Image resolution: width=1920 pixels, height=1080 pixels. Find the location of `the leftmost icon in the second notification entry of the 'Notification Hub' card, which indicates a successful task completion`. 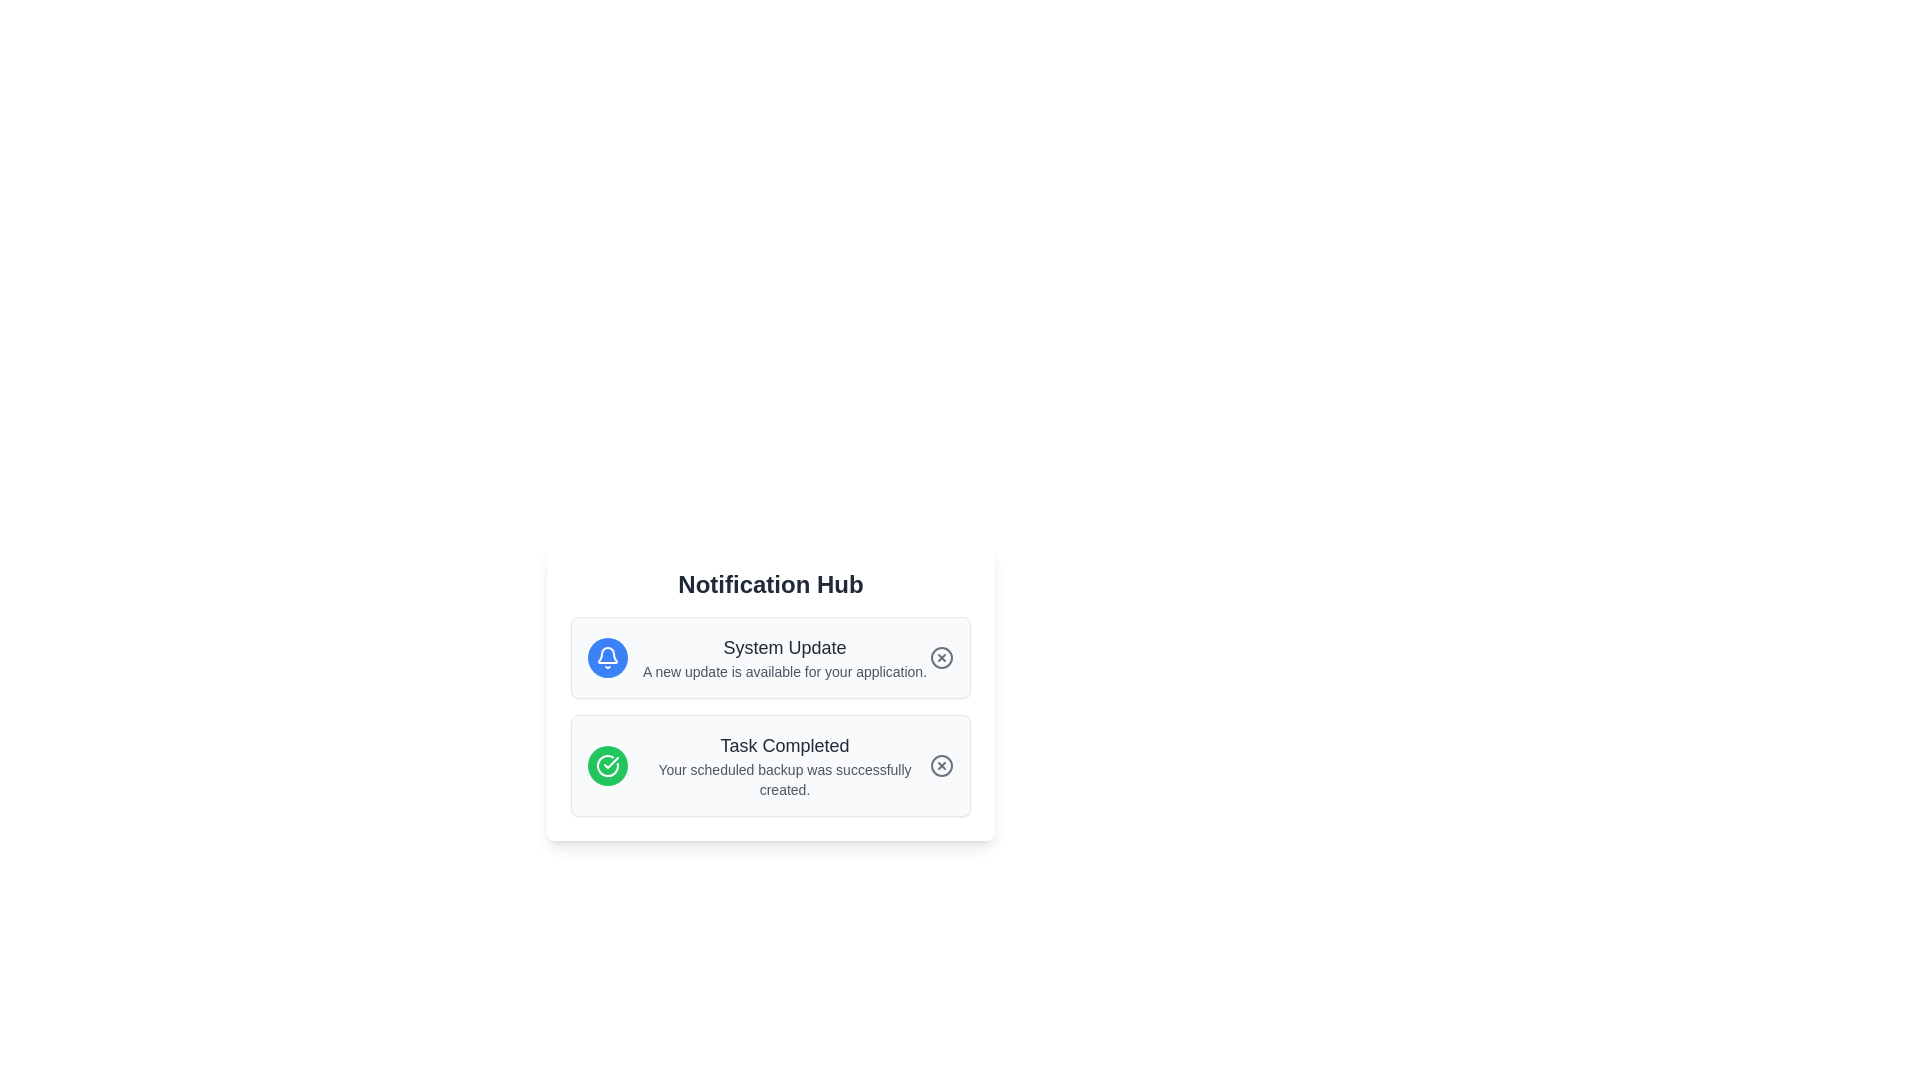

the leftmost icon in the second notification entry of the 'Notification Hub' card, which indicates a successful task completion is located at coordinates (607, 765).